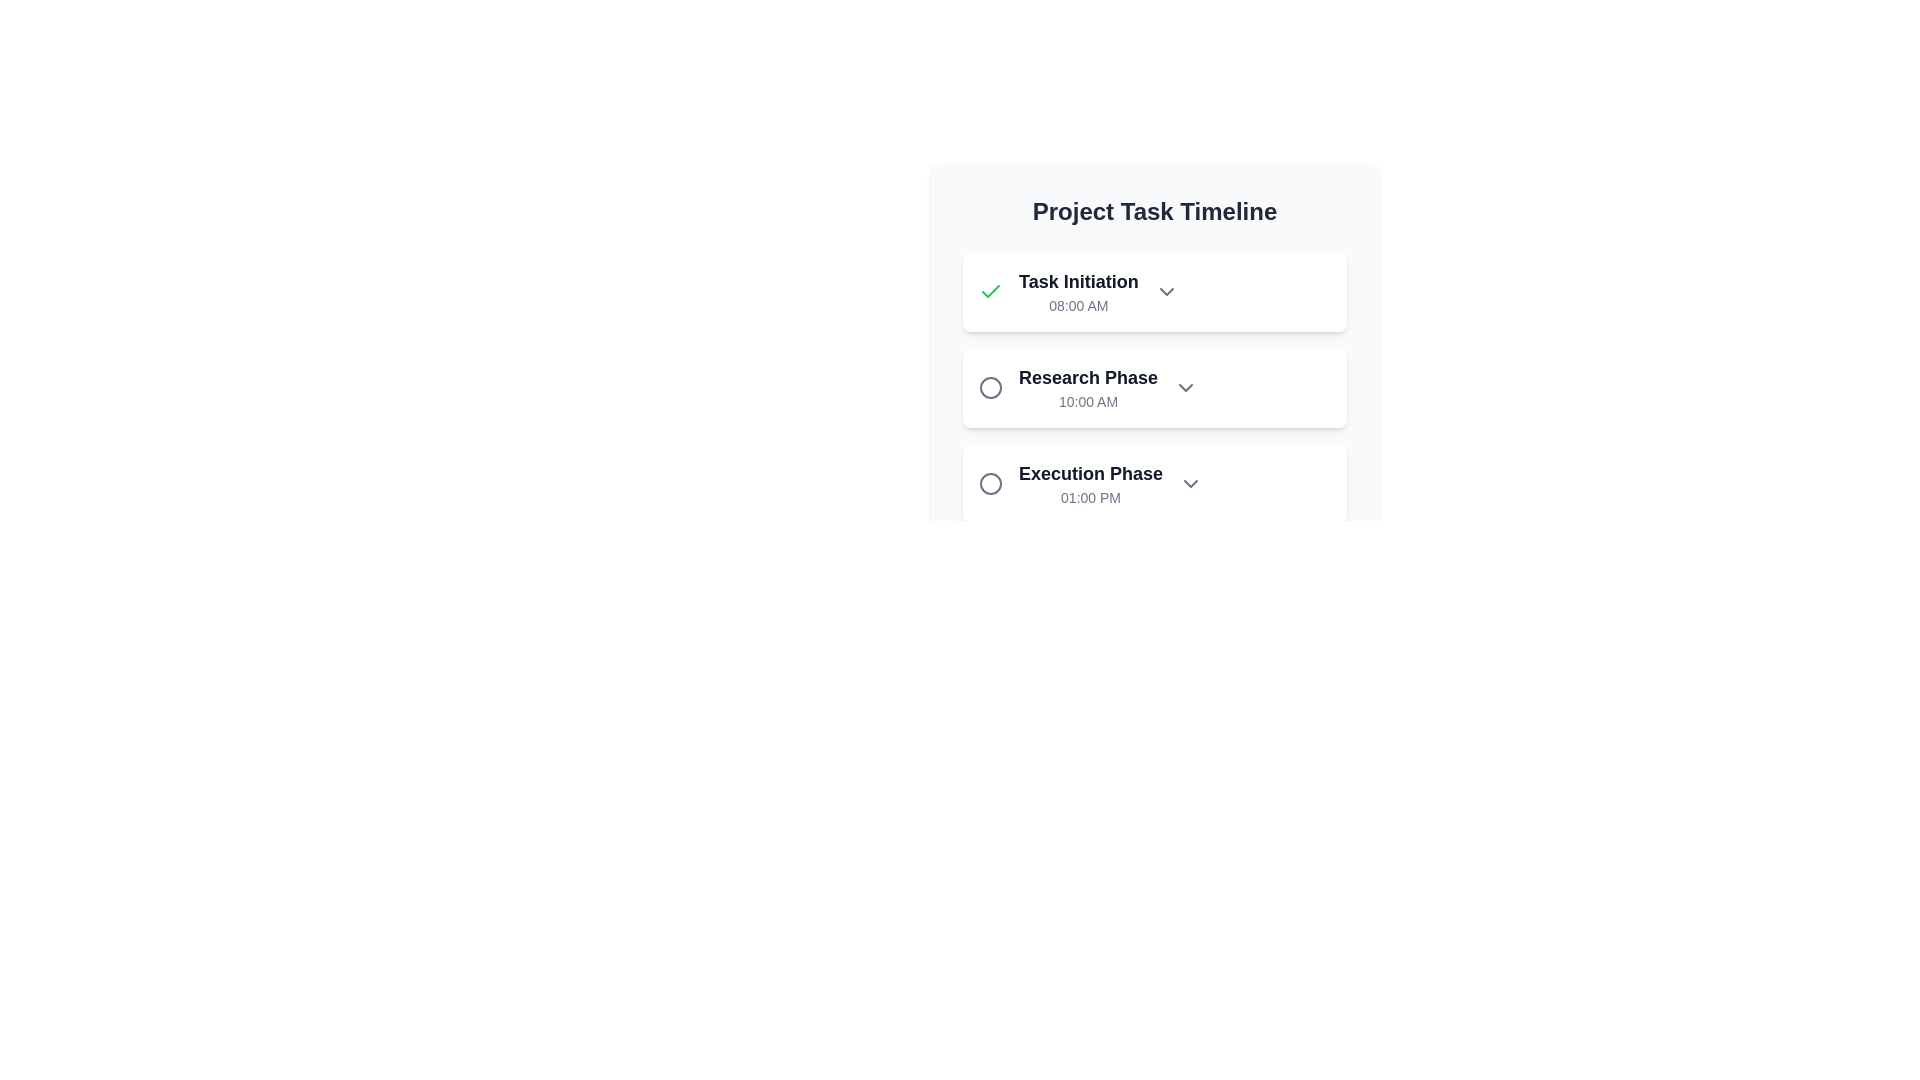  I want to click on the Circle glyph icon located in the 'Research Phase' task entry, so click(990, 388).